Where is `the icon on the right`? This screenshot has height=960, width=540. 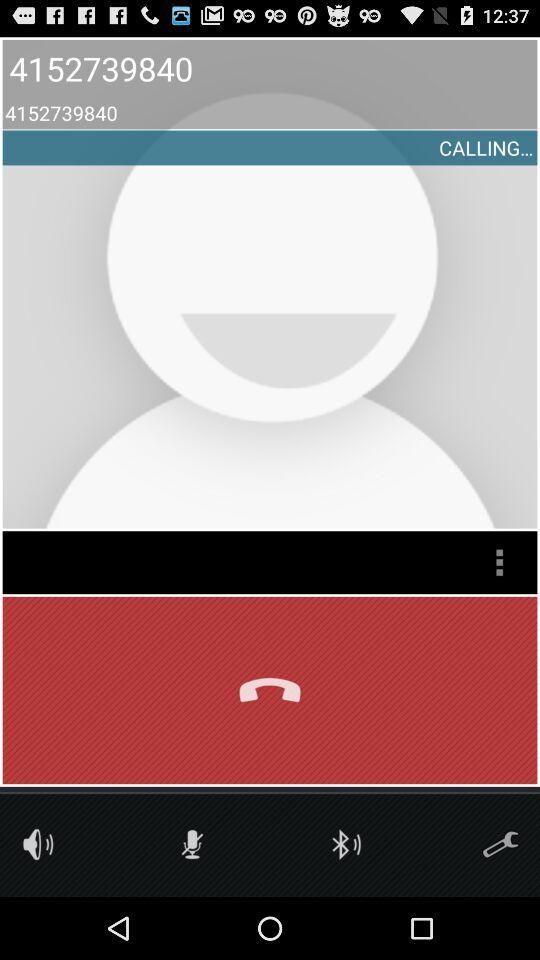 the icon on the right is located at coordinates (498, 562).